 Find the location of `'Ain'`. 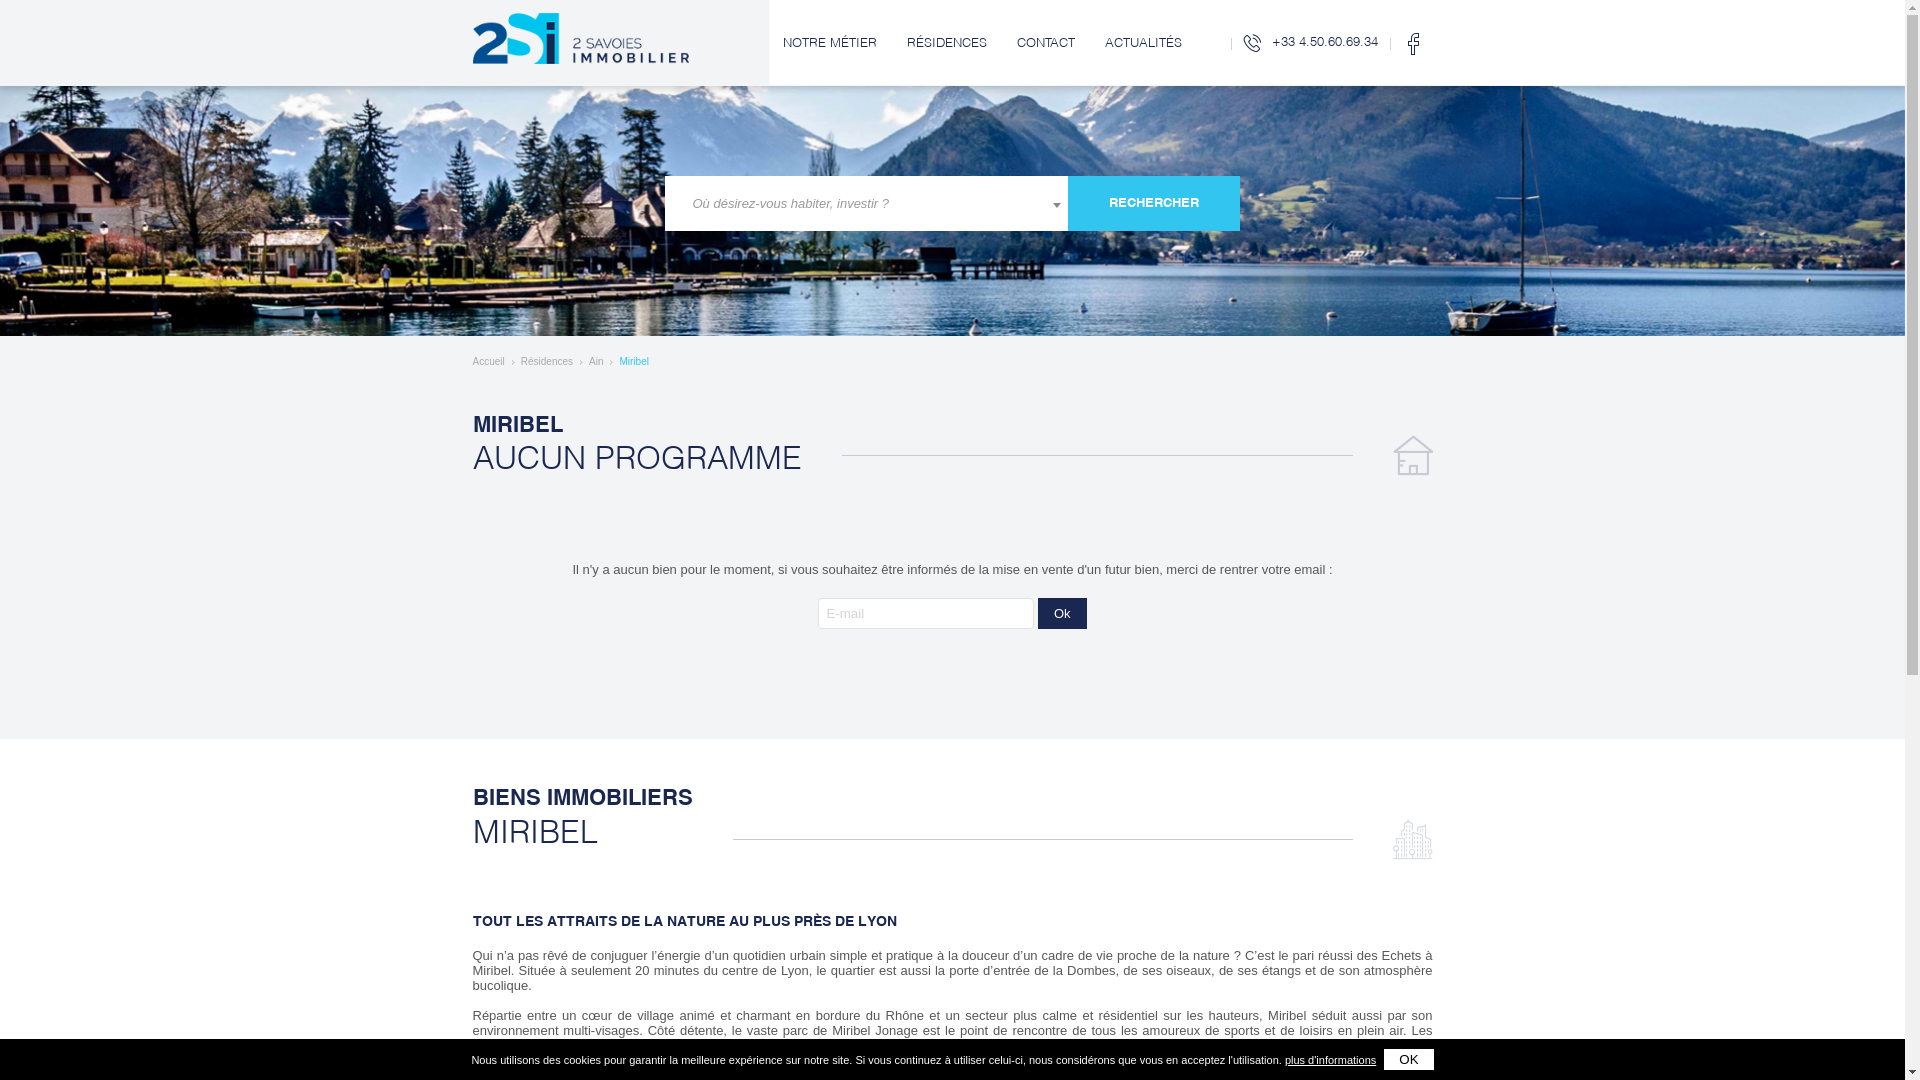

'Ain' is located at coordinates (588, 361).